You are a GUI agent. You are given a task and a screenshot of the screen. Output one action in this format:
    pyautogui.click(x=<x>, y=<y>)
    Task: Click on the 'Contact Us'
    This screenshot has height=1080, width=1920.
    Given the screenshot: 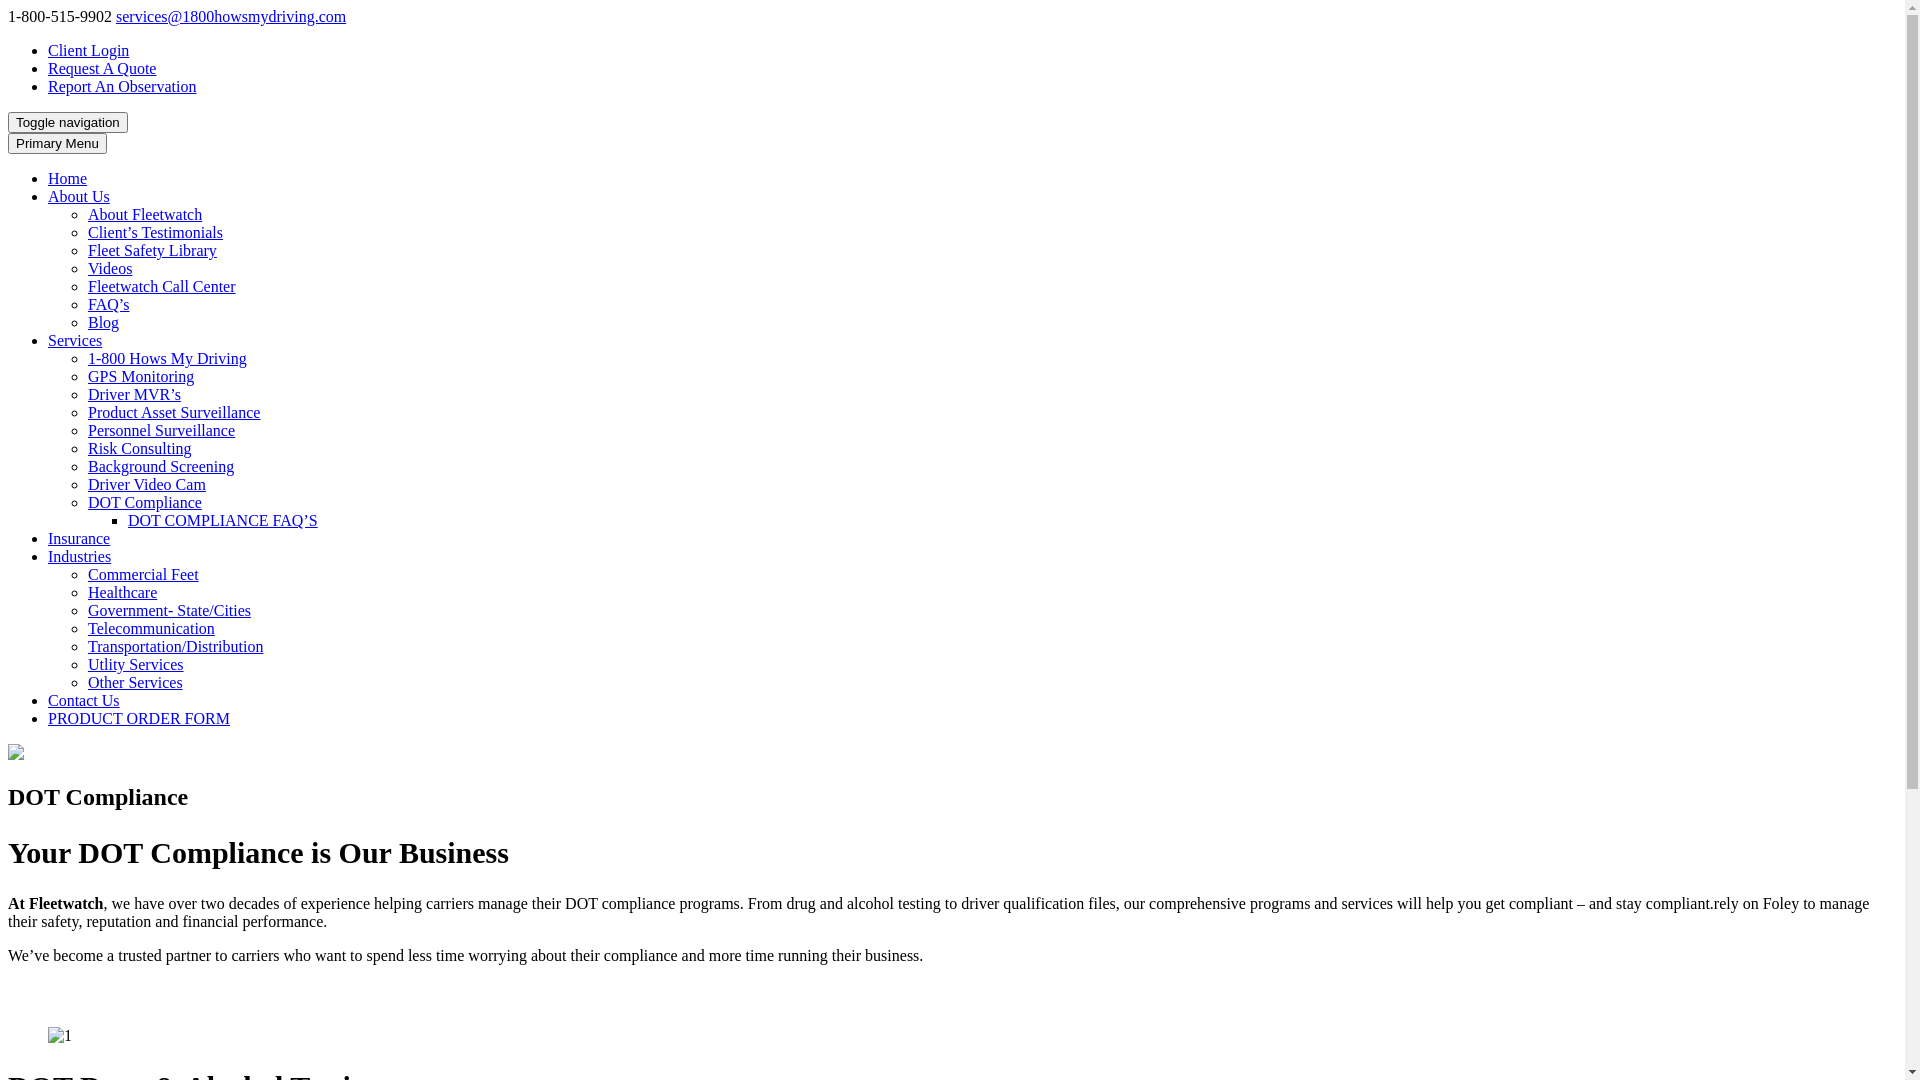 What is the action you would take?
    pyautogui.click(x=82, y=699)
    